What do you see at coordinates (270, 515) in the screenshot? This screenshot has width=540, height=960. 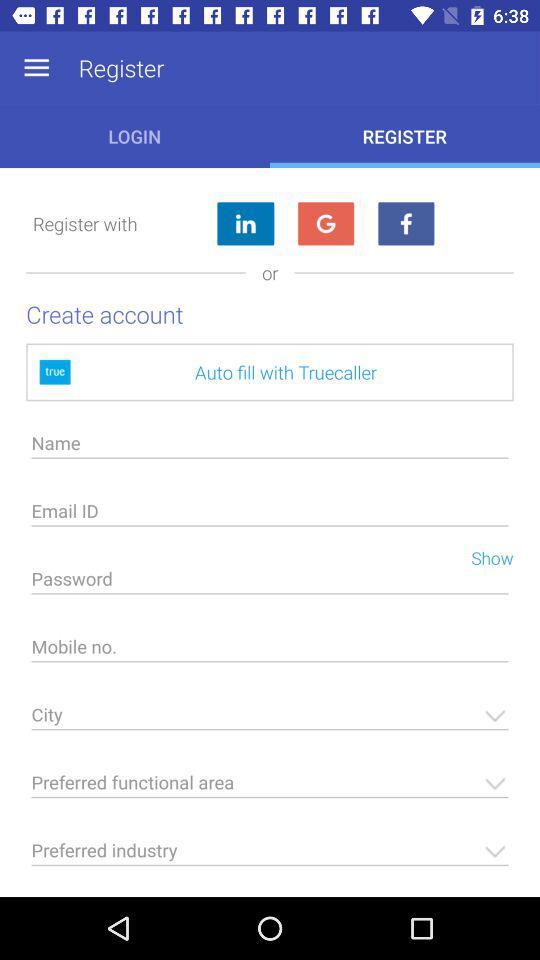 I see `insert email id` at bounding box center [270, 515].